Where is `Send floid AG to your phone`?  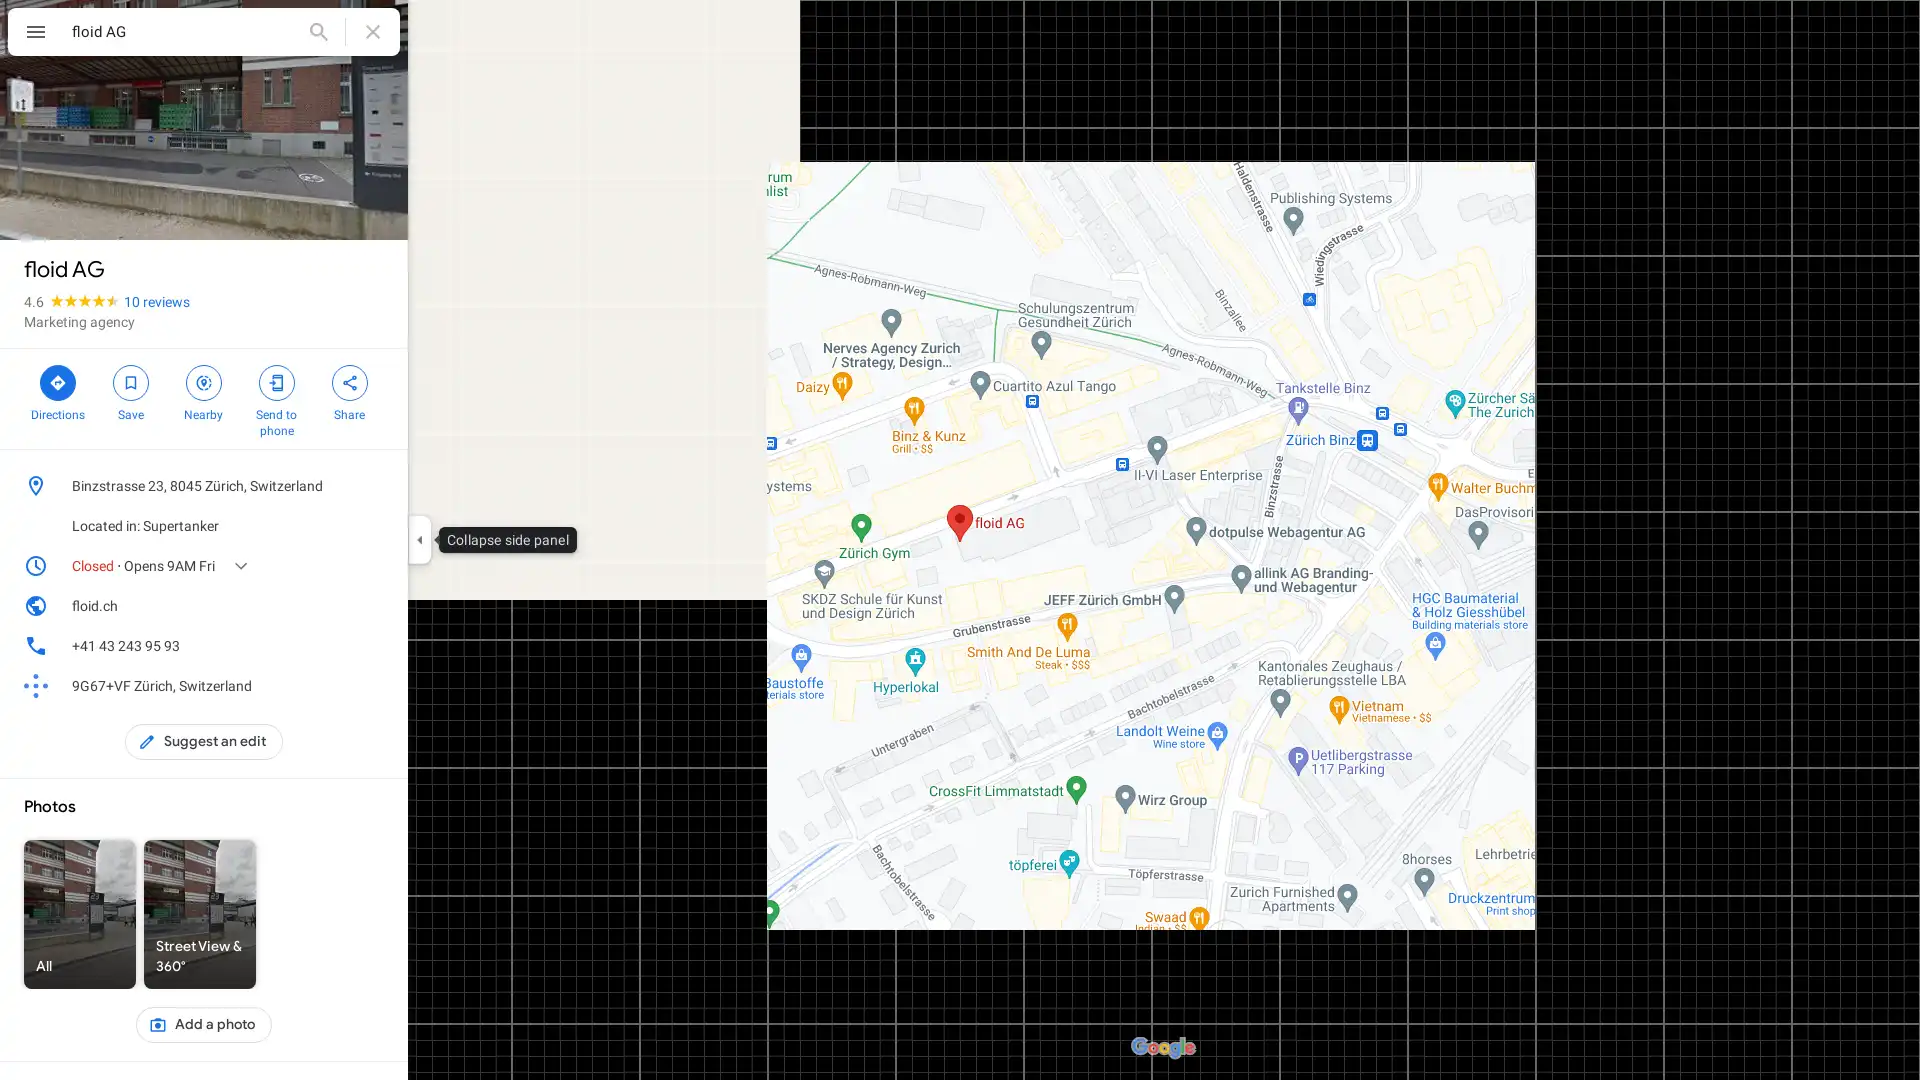 Send floid AG to your phone is located at coordinates (275, 398).